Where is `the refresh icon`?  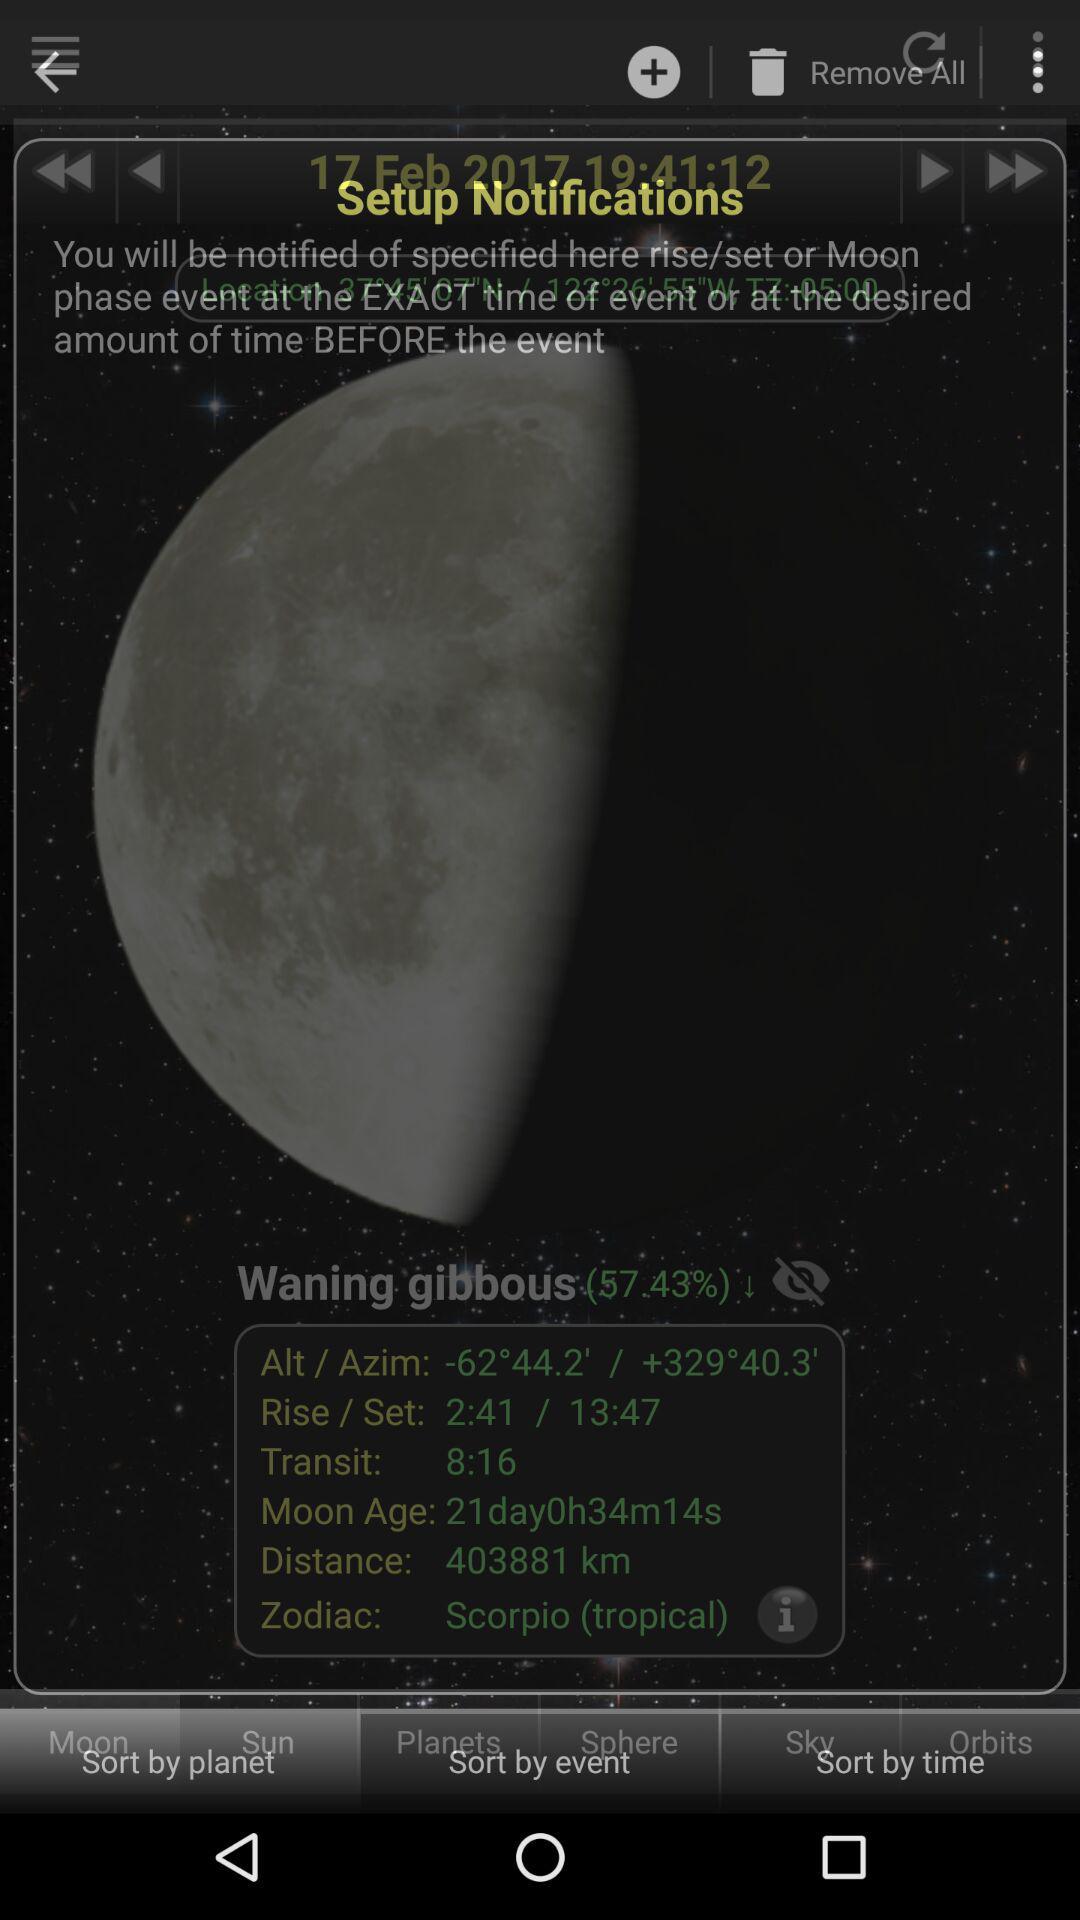 the refresh icon is located at coordinates (924, 52).